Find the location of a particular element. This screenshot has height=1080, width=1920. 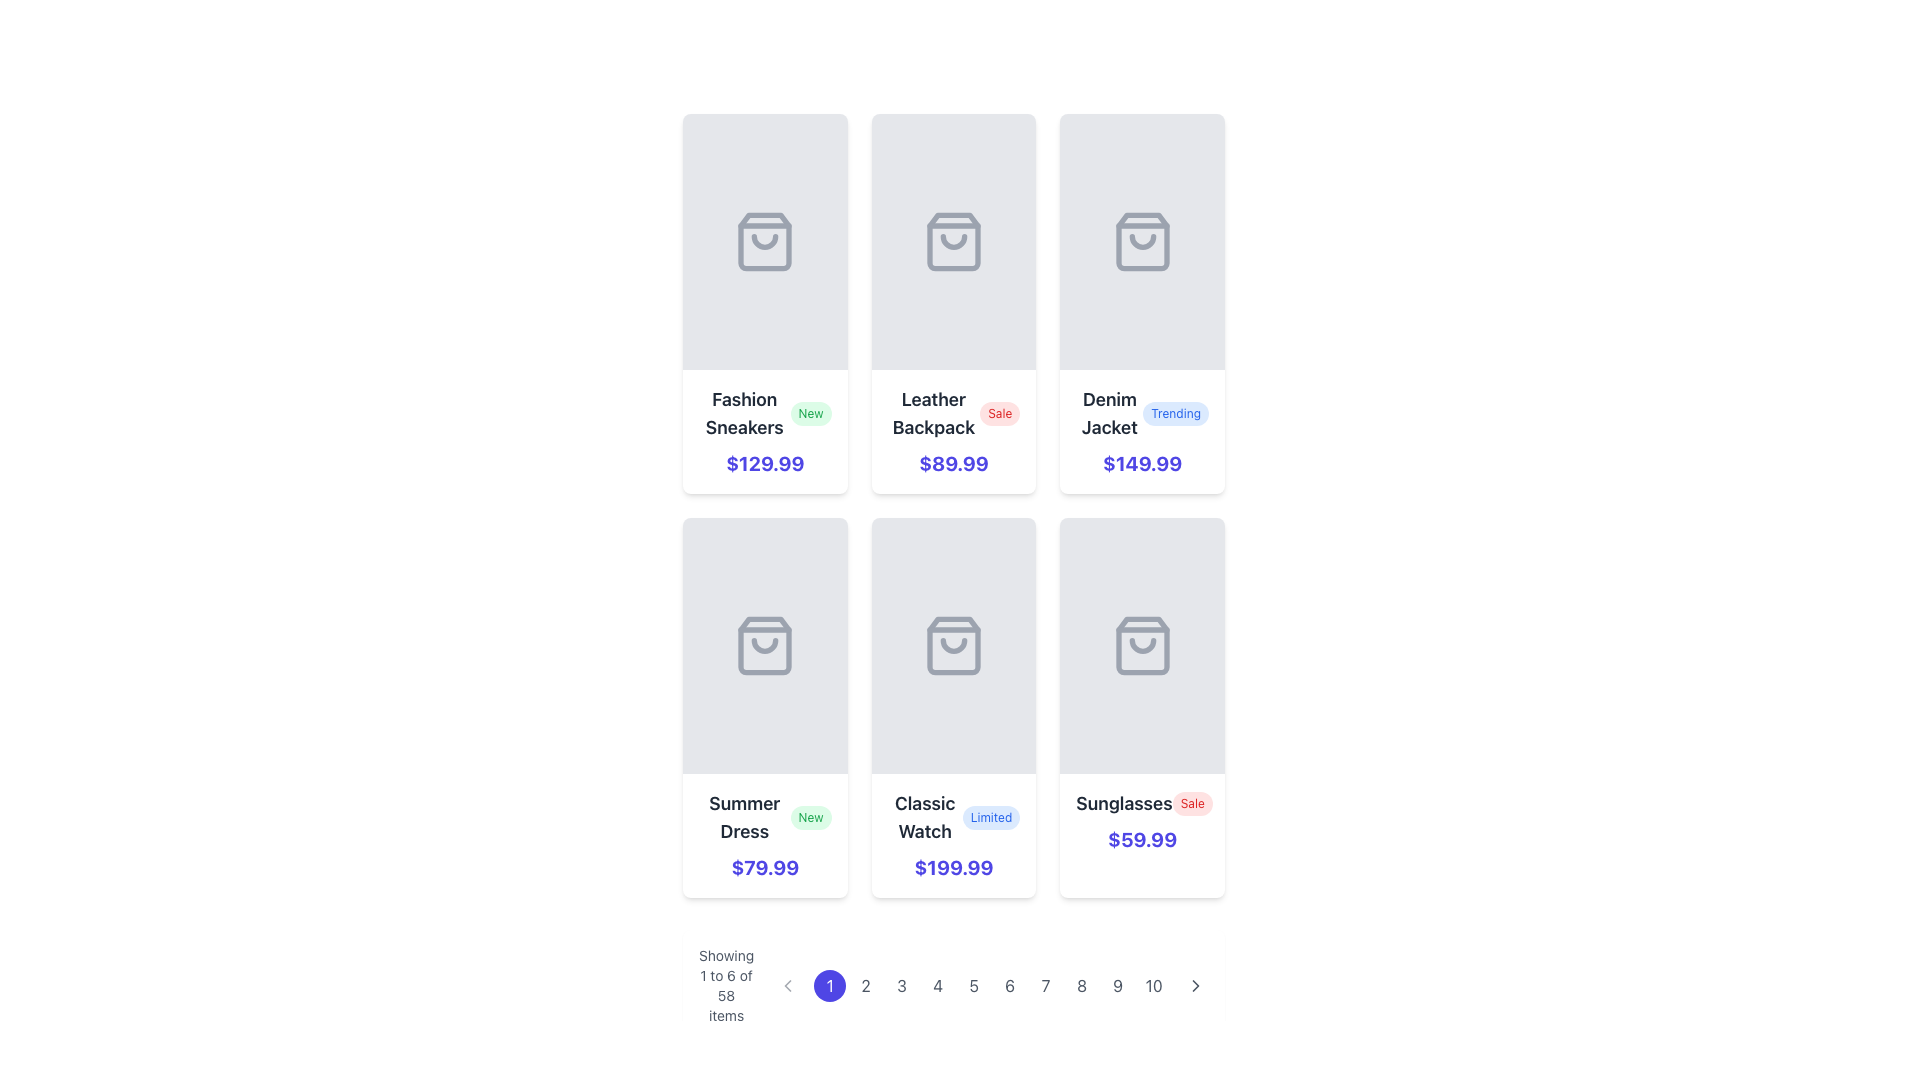

the shopping bag icon in the SVG graphic located at the bottom-right corner of the 'Sunglasses' card is located at coordinates (1142, 645).